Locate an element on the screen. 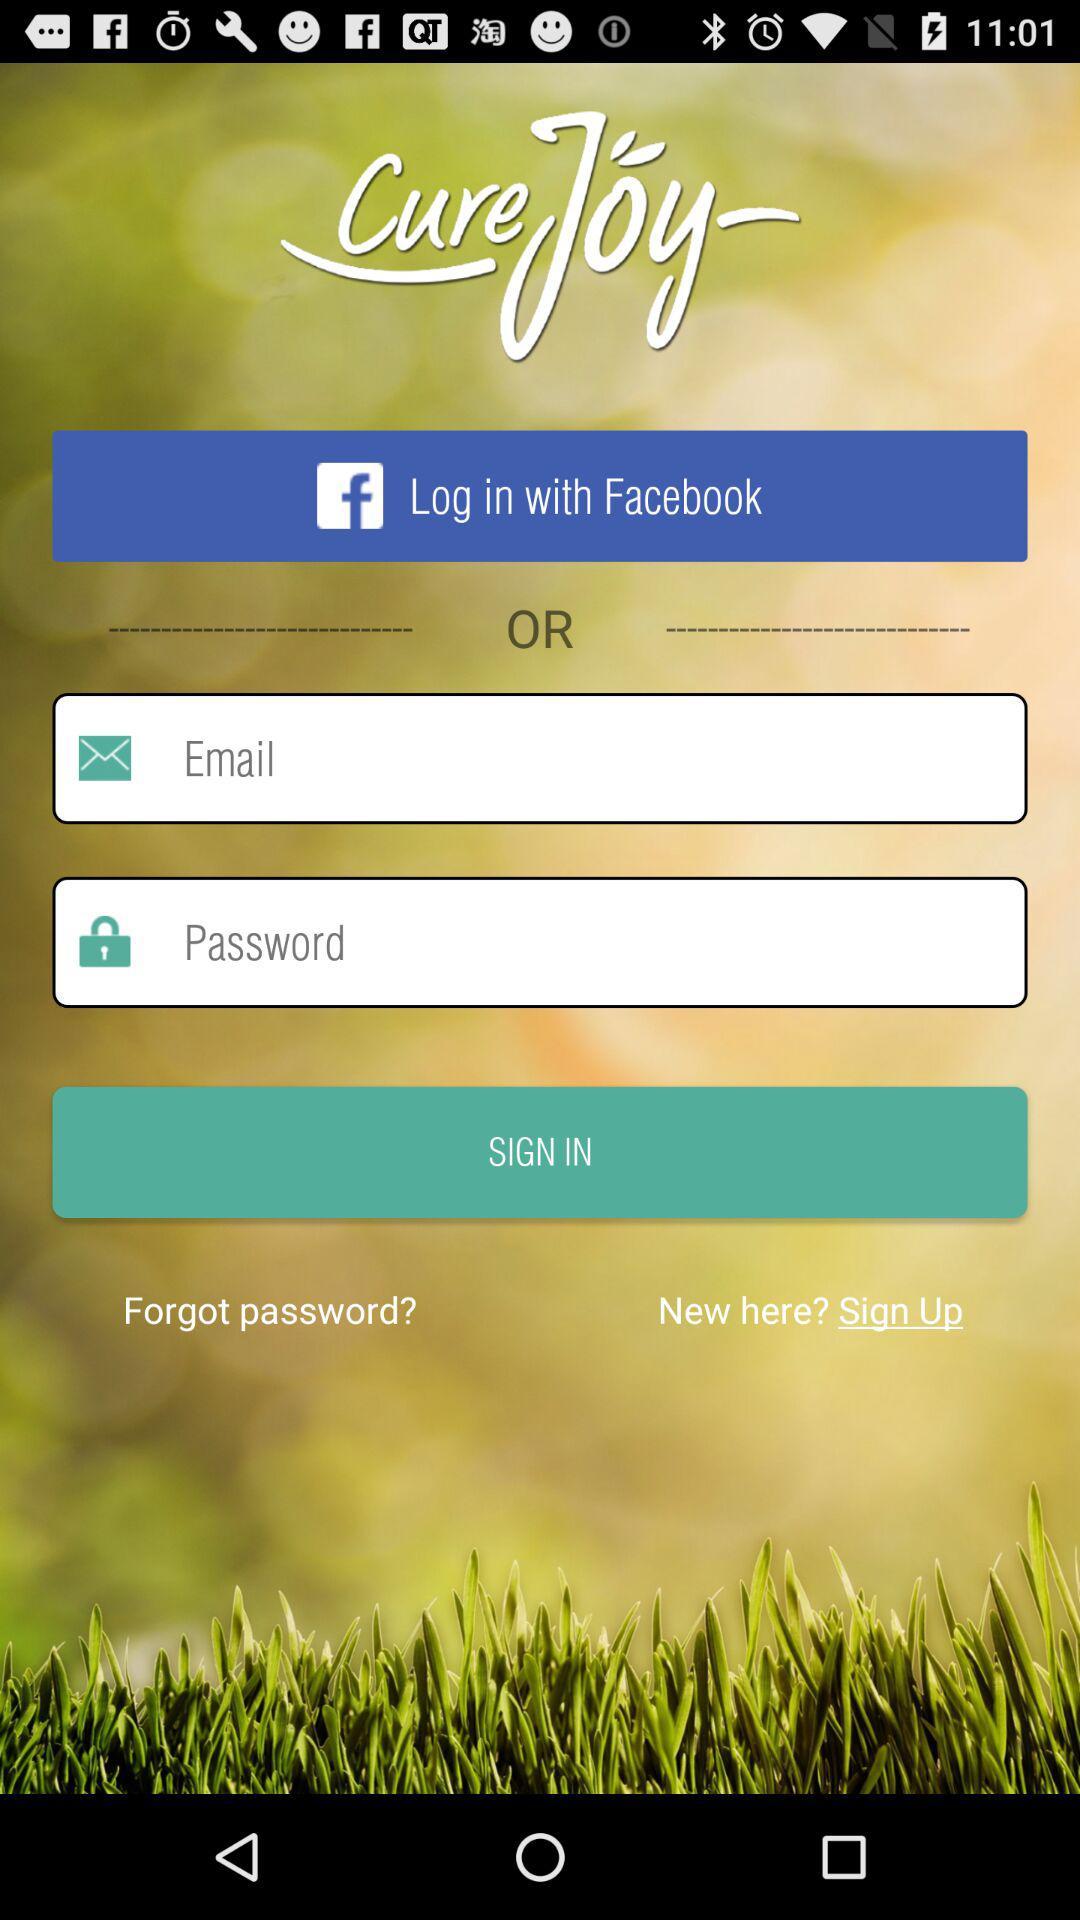 The image size is (1080, 1920). enter password is located at coordinates (579, 941).